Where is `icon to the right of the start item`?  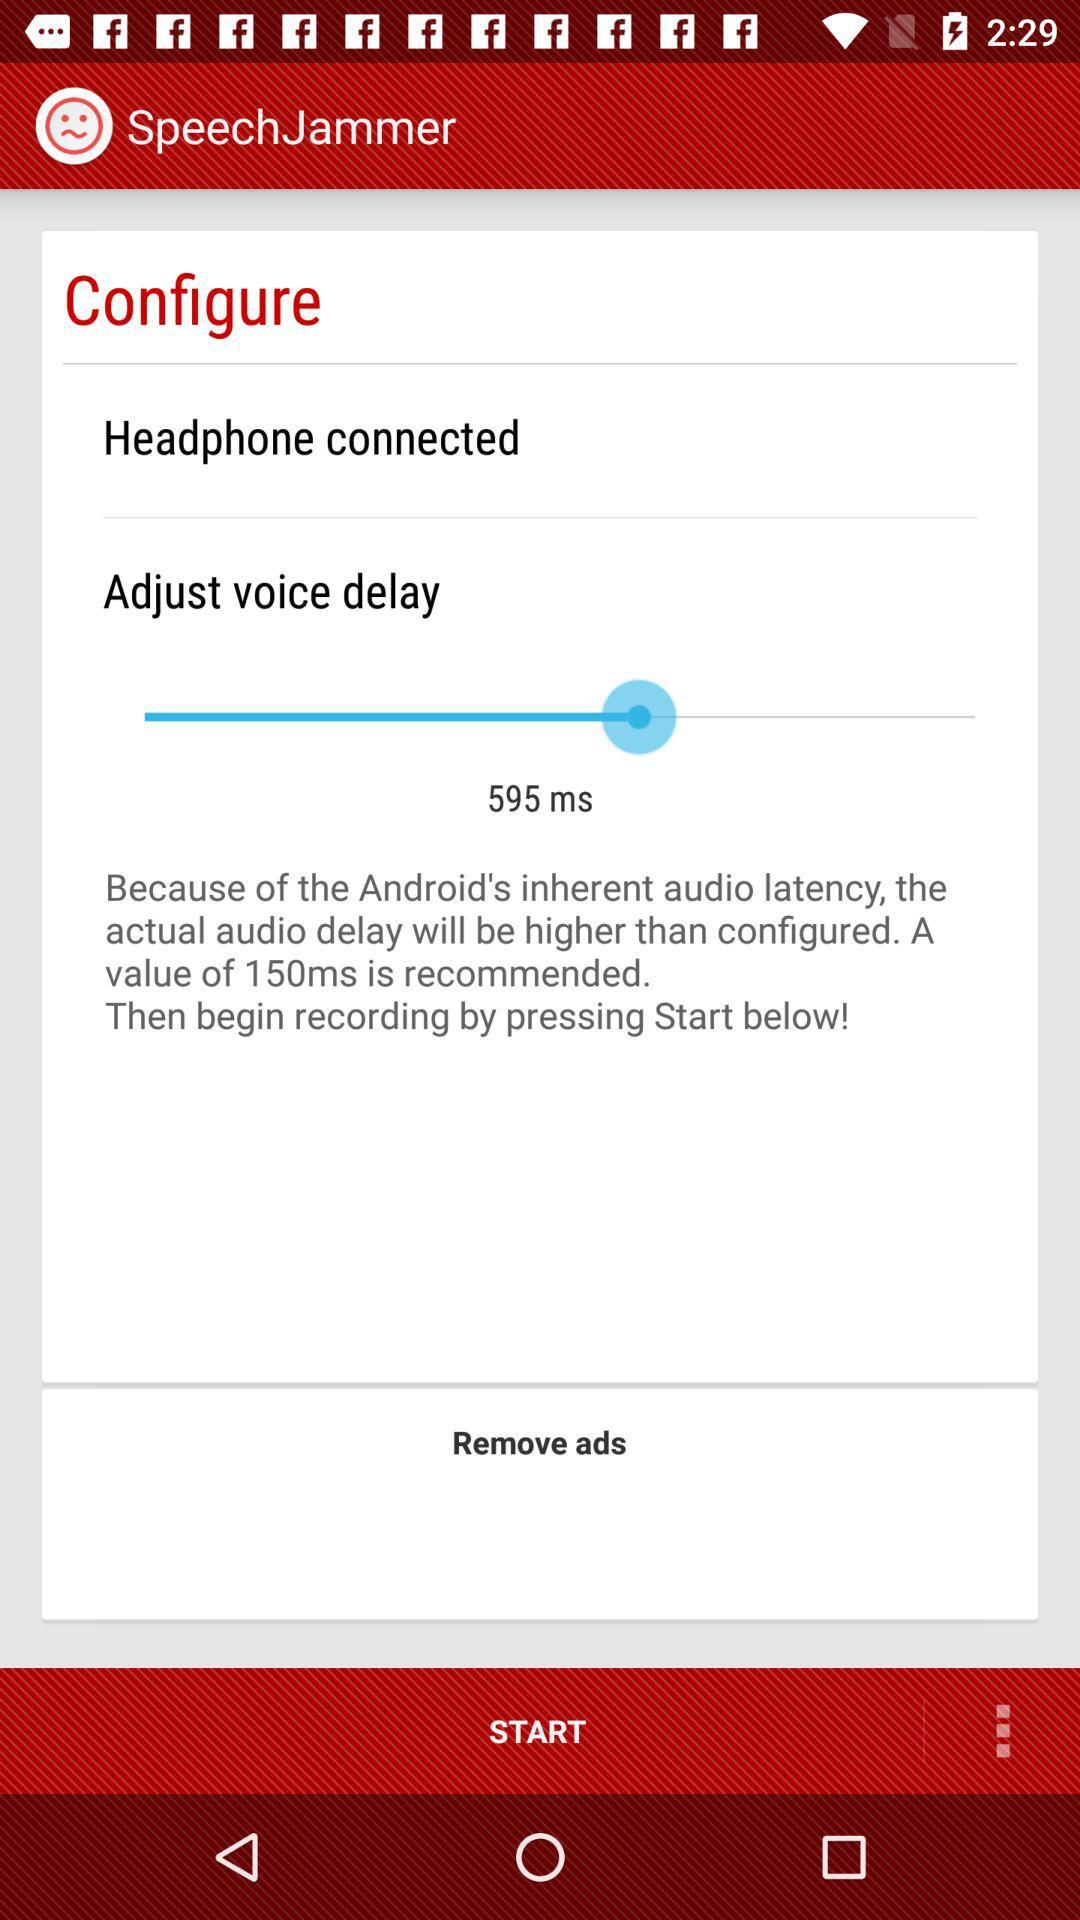 icon to the right of the start item is located at coordinates (1002, 1730).